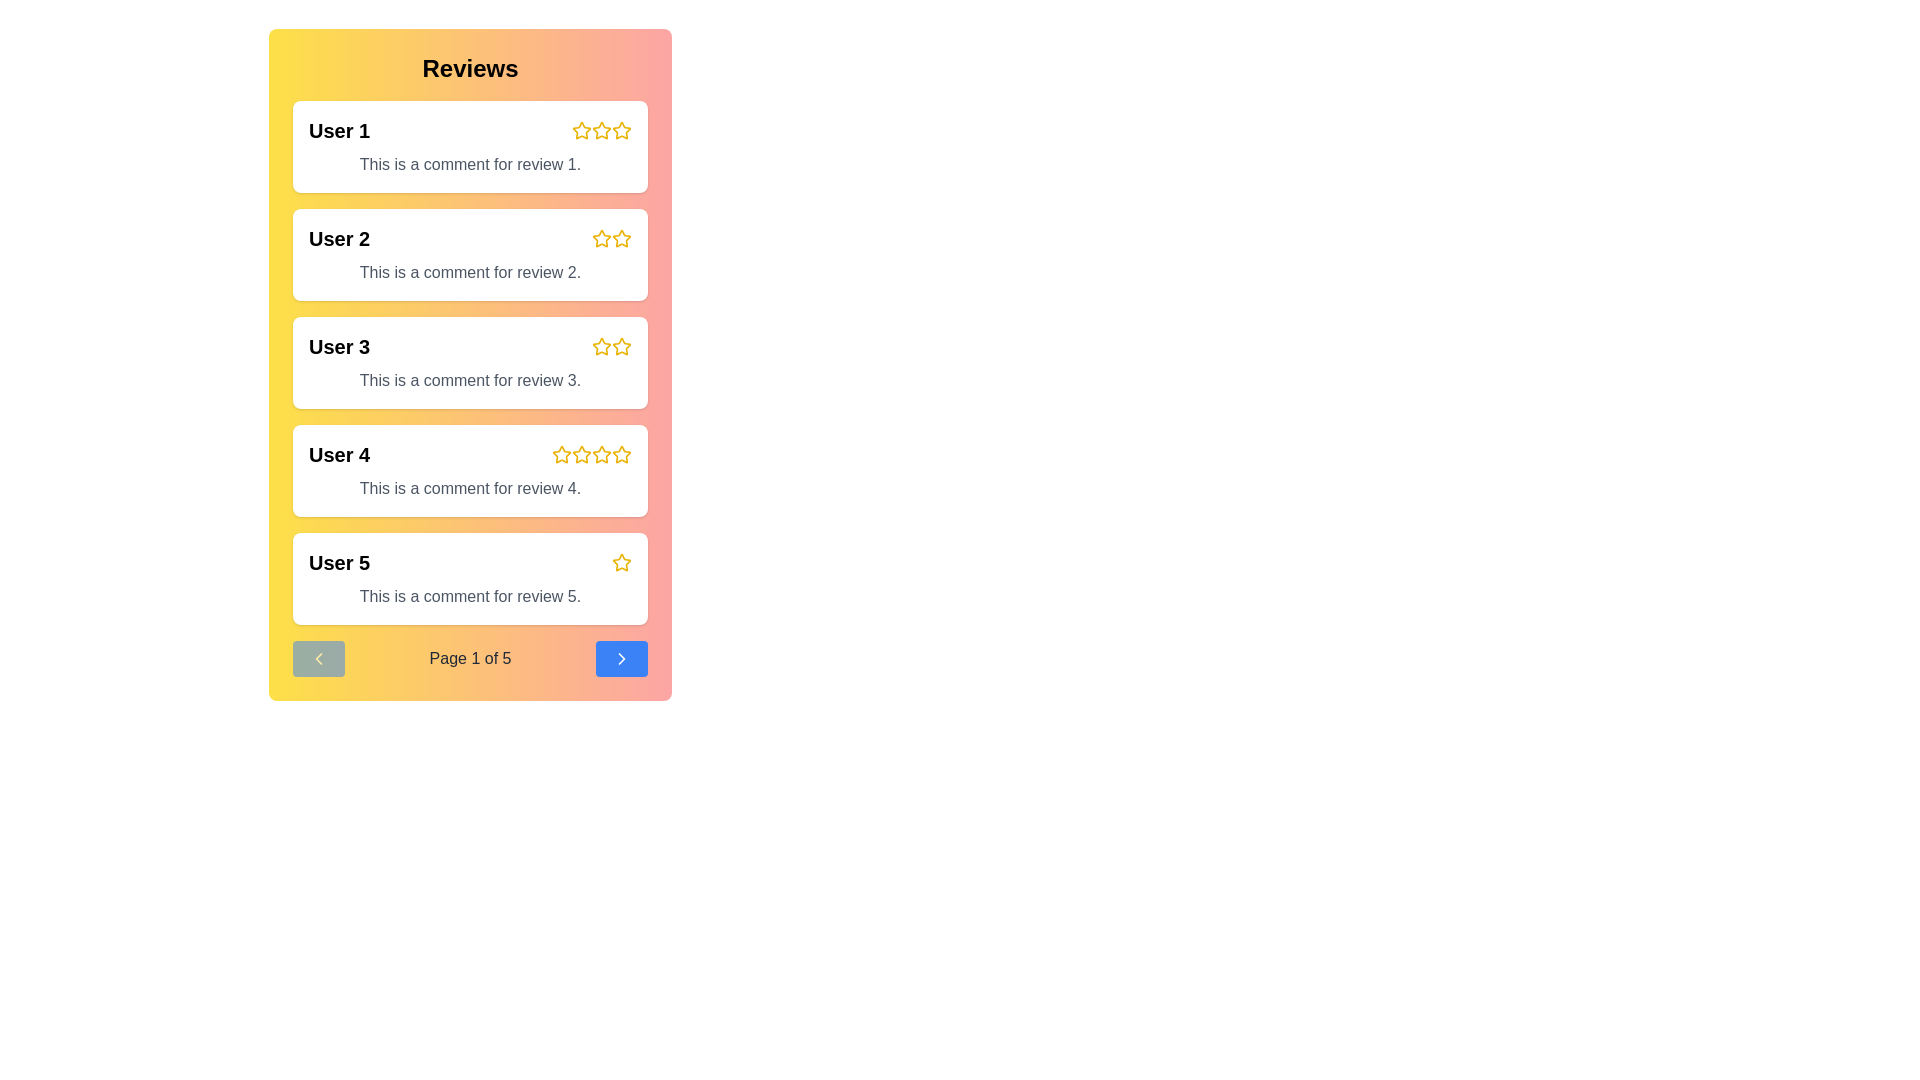 The height and width of the screenshot is (1080, 1920). I want to click on the first star icon in the rating system of 'User 1's review block, so click(580, 131).